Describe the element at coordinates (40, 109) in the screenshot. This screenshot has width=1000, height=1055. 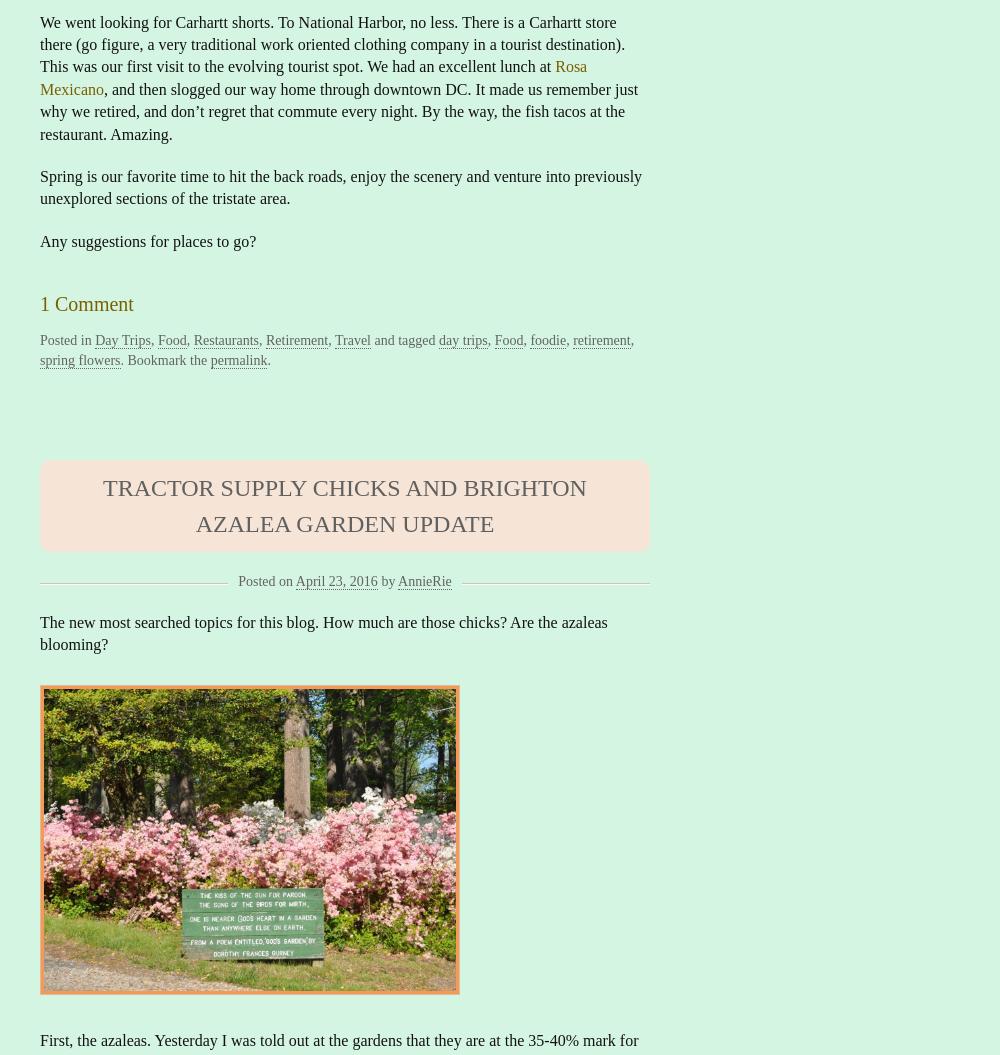
I see `', and then slogged our way home through downtown DC. It made us remember just why we retired, and don’t regret that commute every night. By the way, the fish tacos at the restaurant. Amazing.'` at that location.